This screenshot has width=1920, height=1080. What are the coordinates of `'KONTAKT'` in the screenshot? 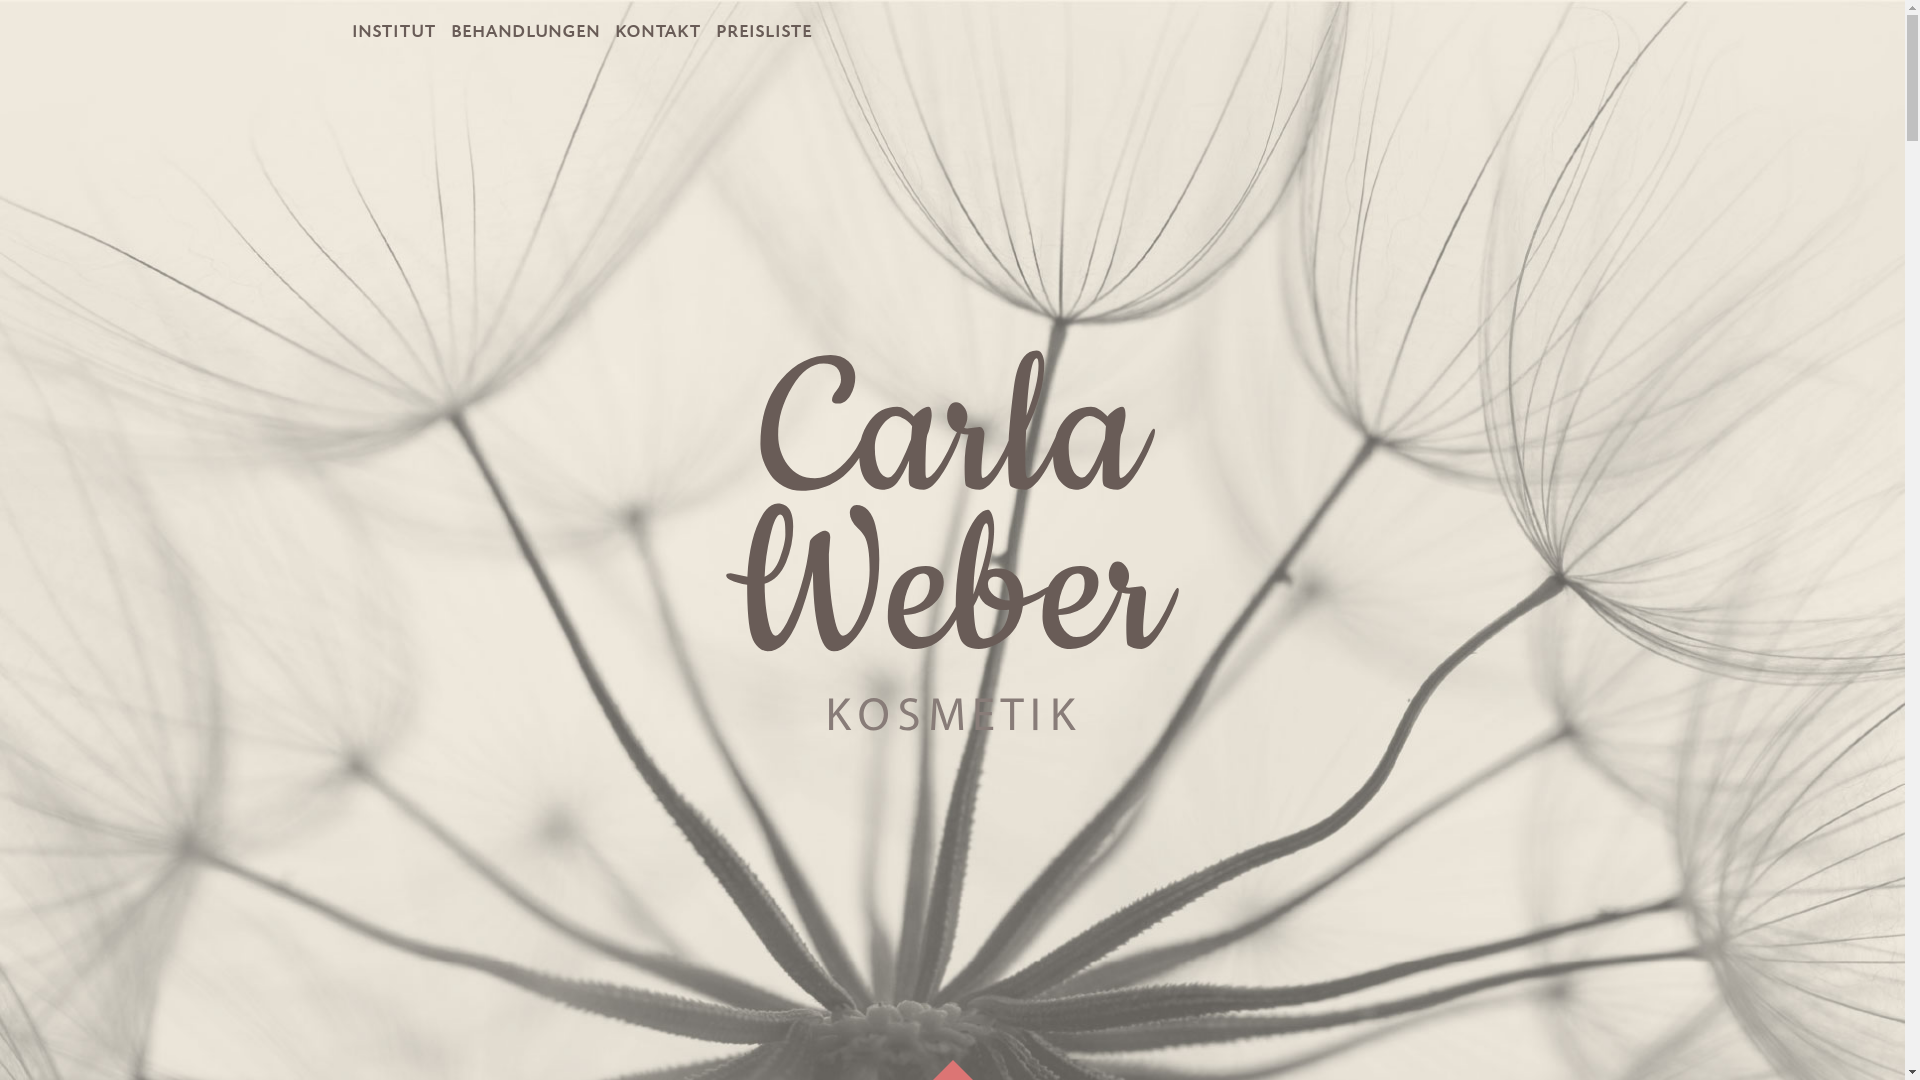 It's located at (658, 33).